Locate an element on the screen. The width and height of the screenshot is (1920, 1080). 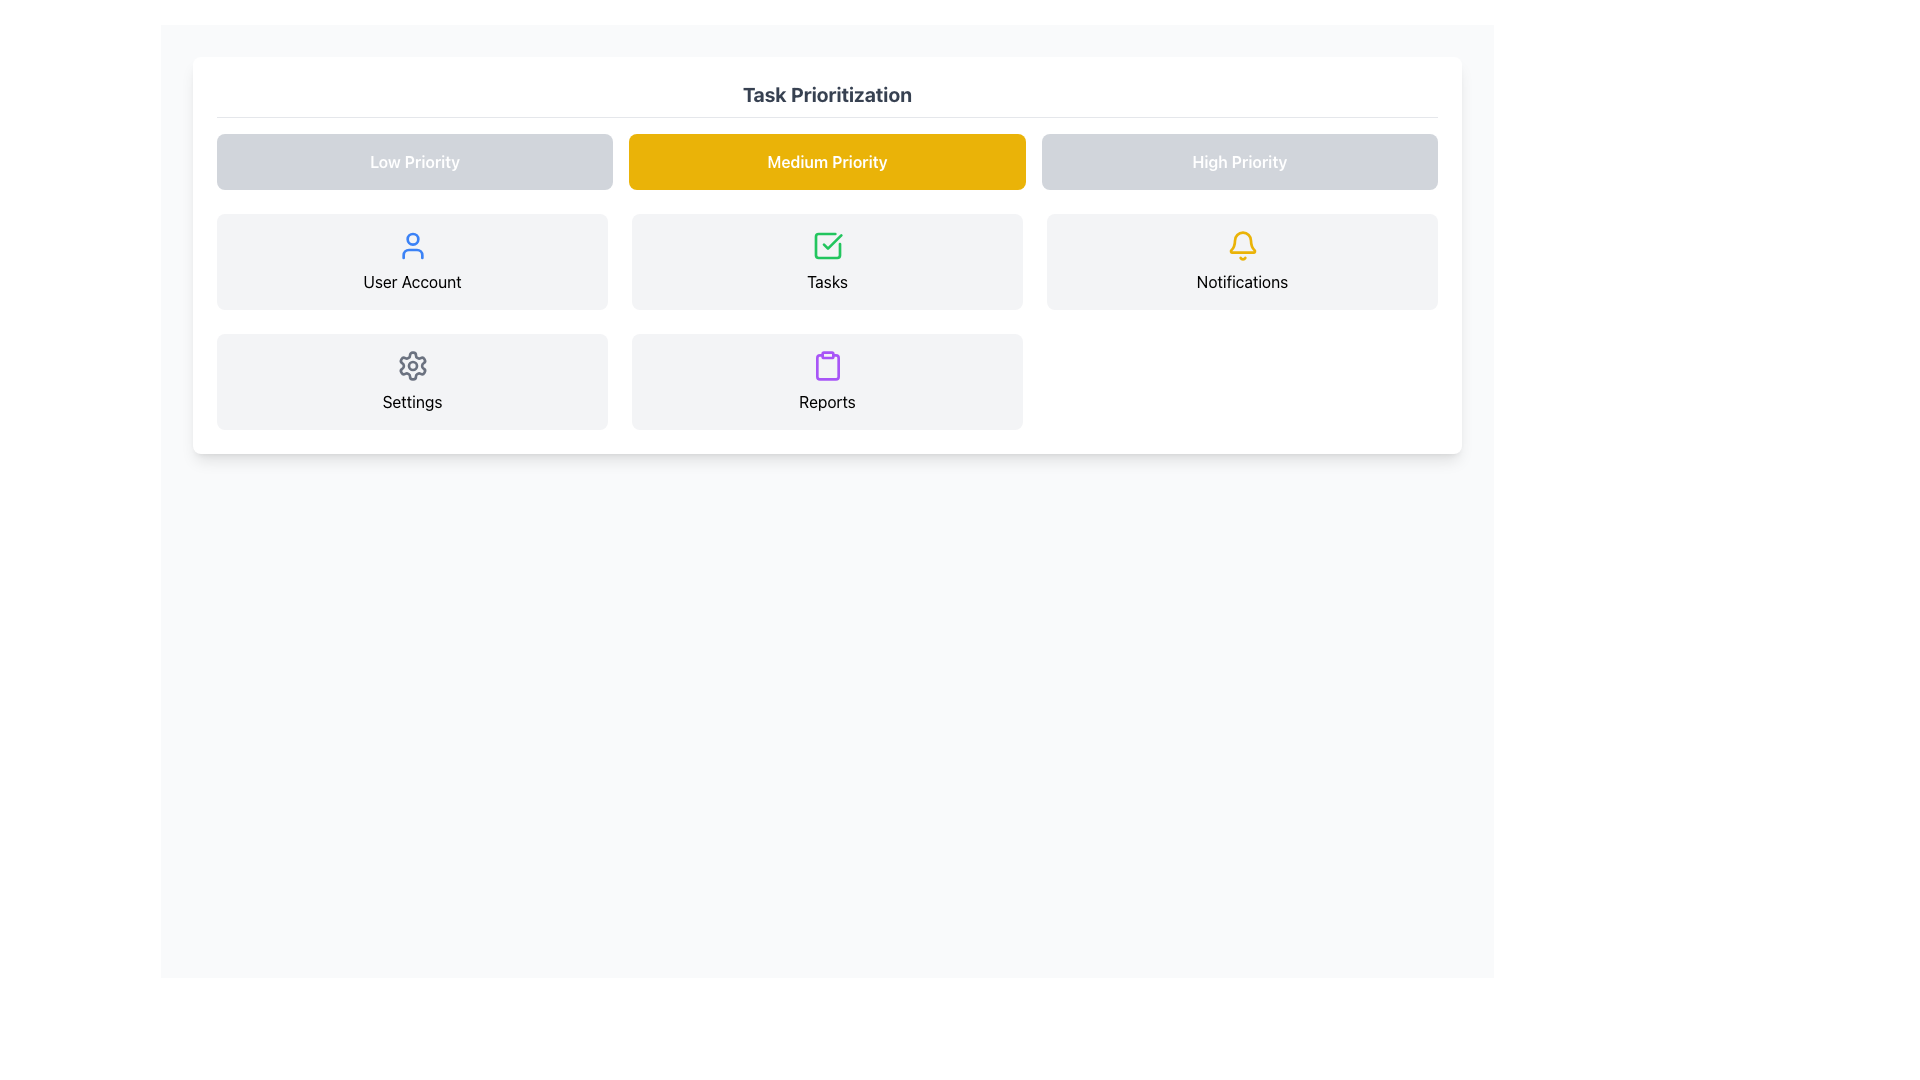
the Interactive Card displaying a yellow bell icon and the text 'Notifications' in bold, located in the top-right corner of the interface is located at coordinates (1241, 261).